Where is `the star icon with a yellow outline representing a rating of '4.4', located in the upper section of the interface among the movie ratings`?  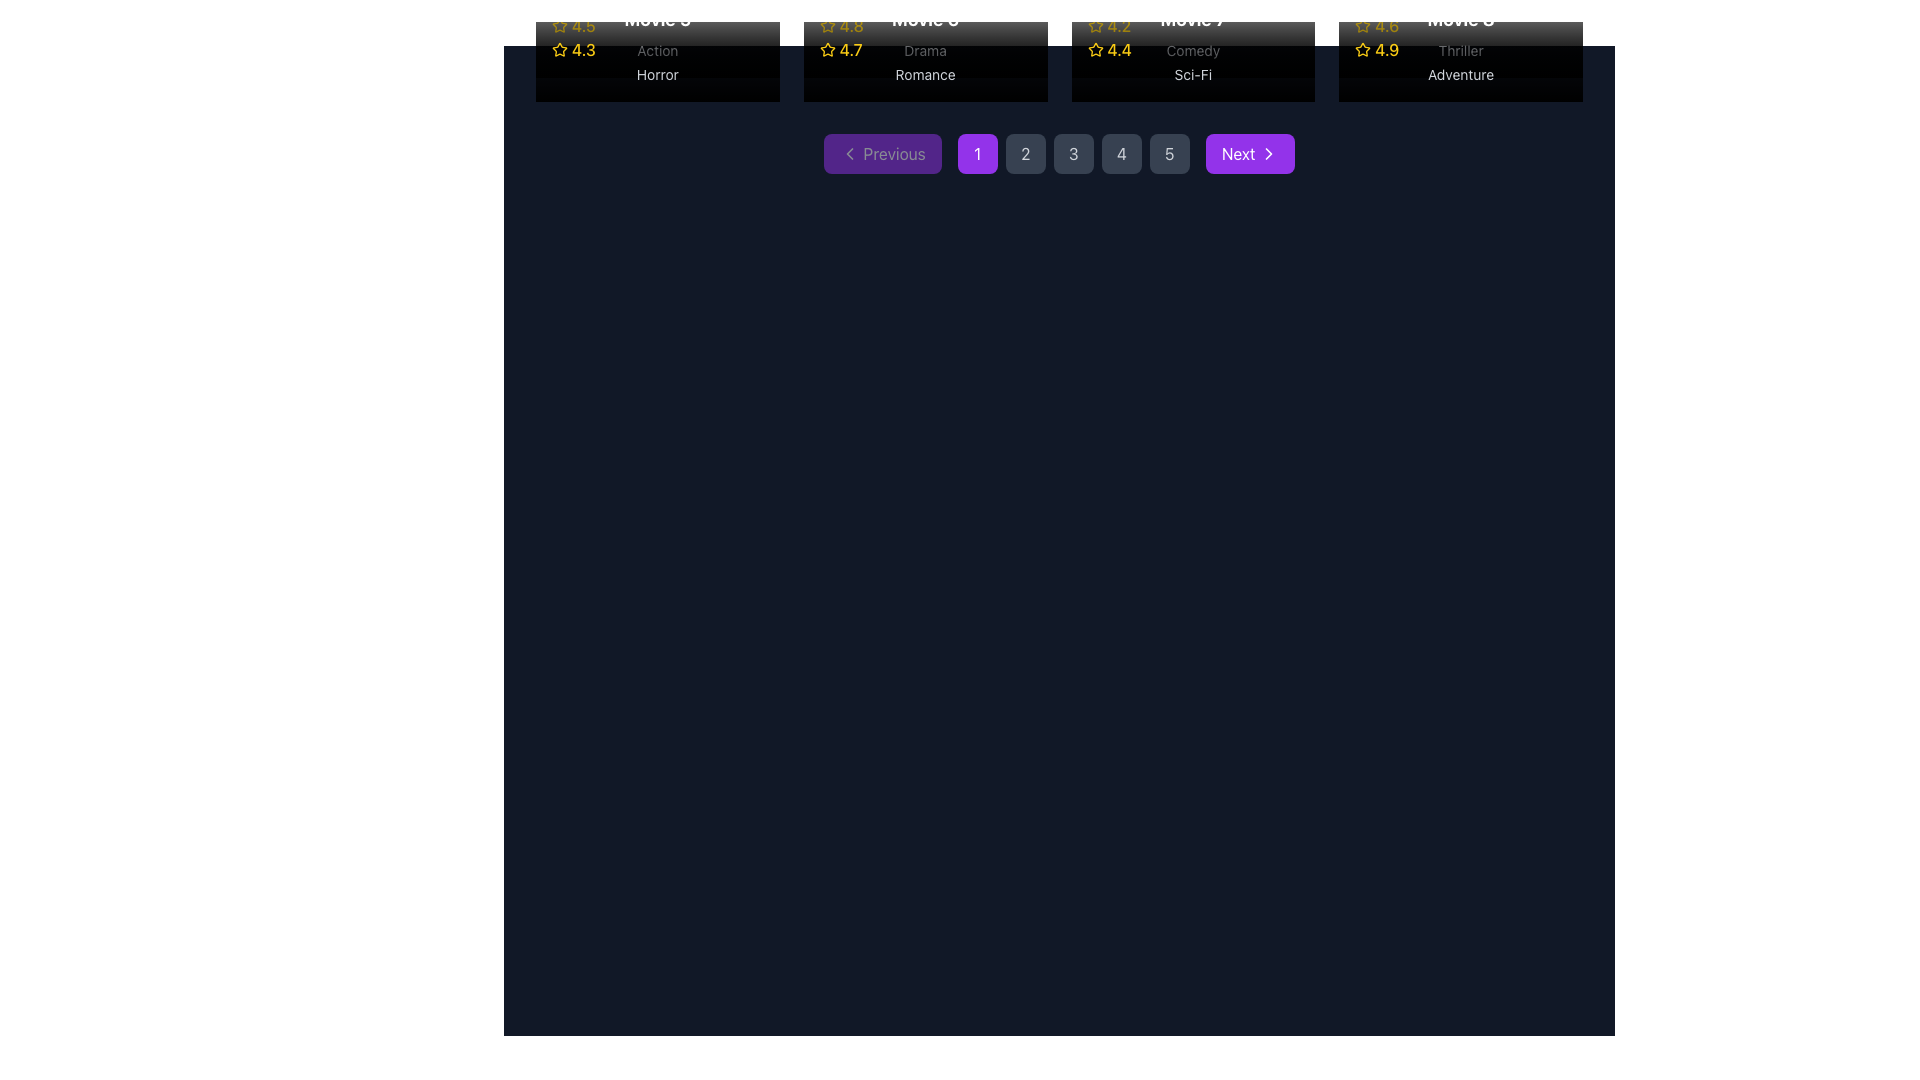
the star icon with a yellow outline representing a rating of '4.4', located in the upper section of the interface among the movie ratings is located at coordinates (1094, 49).